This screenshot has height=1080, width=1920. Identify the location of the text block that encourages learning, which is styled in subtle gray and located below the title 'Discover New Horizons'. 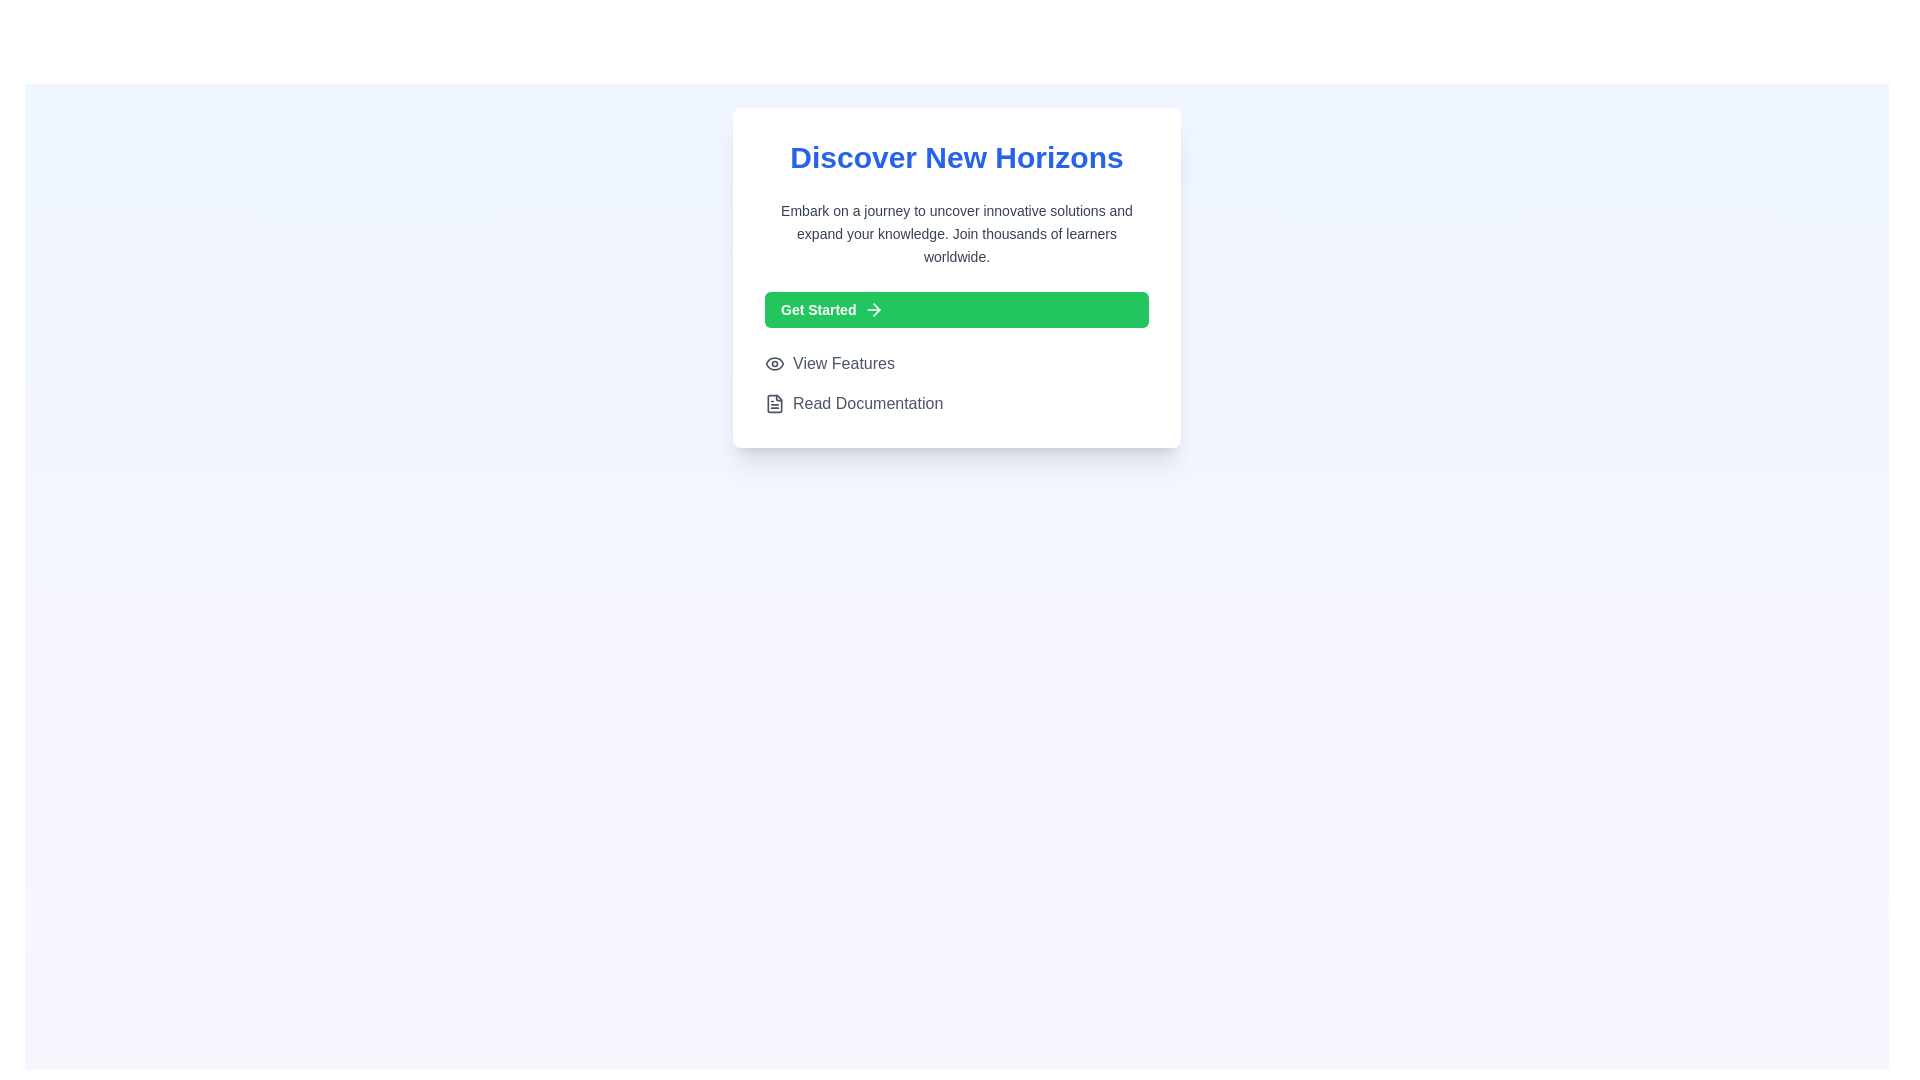
(955, 233).